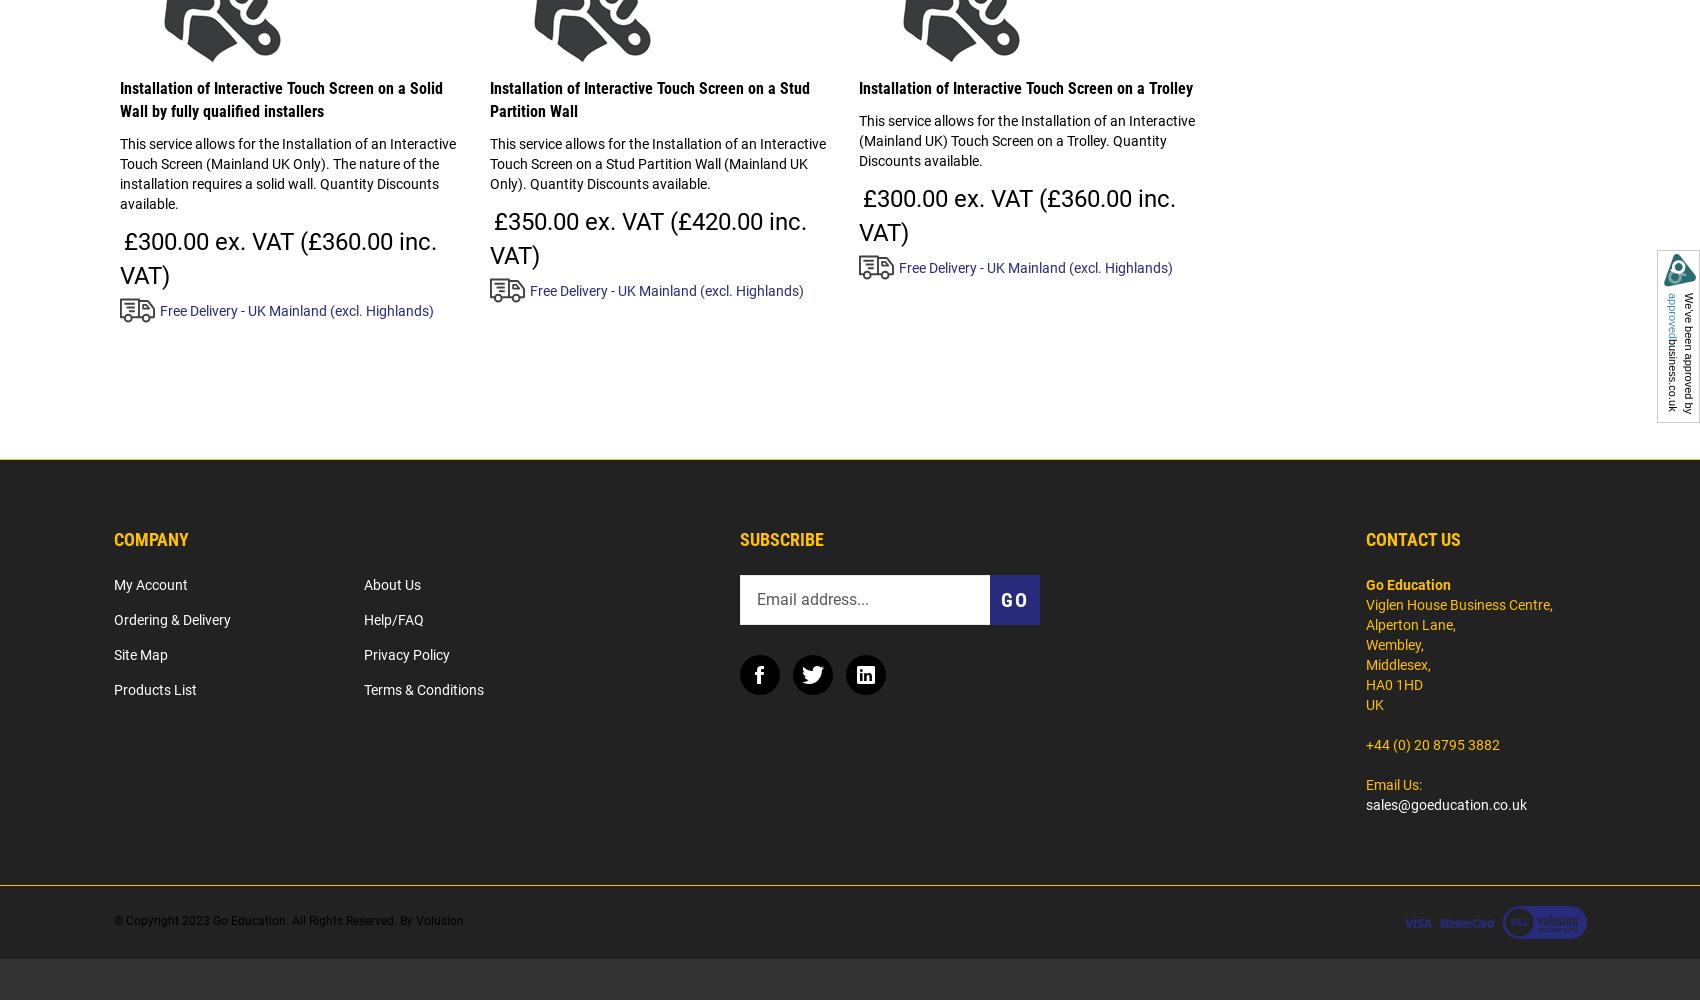  What do you see at coordinates (779, 539) in the screenshot?
I see `'Subscribe'` at bounding box center [779, 539].